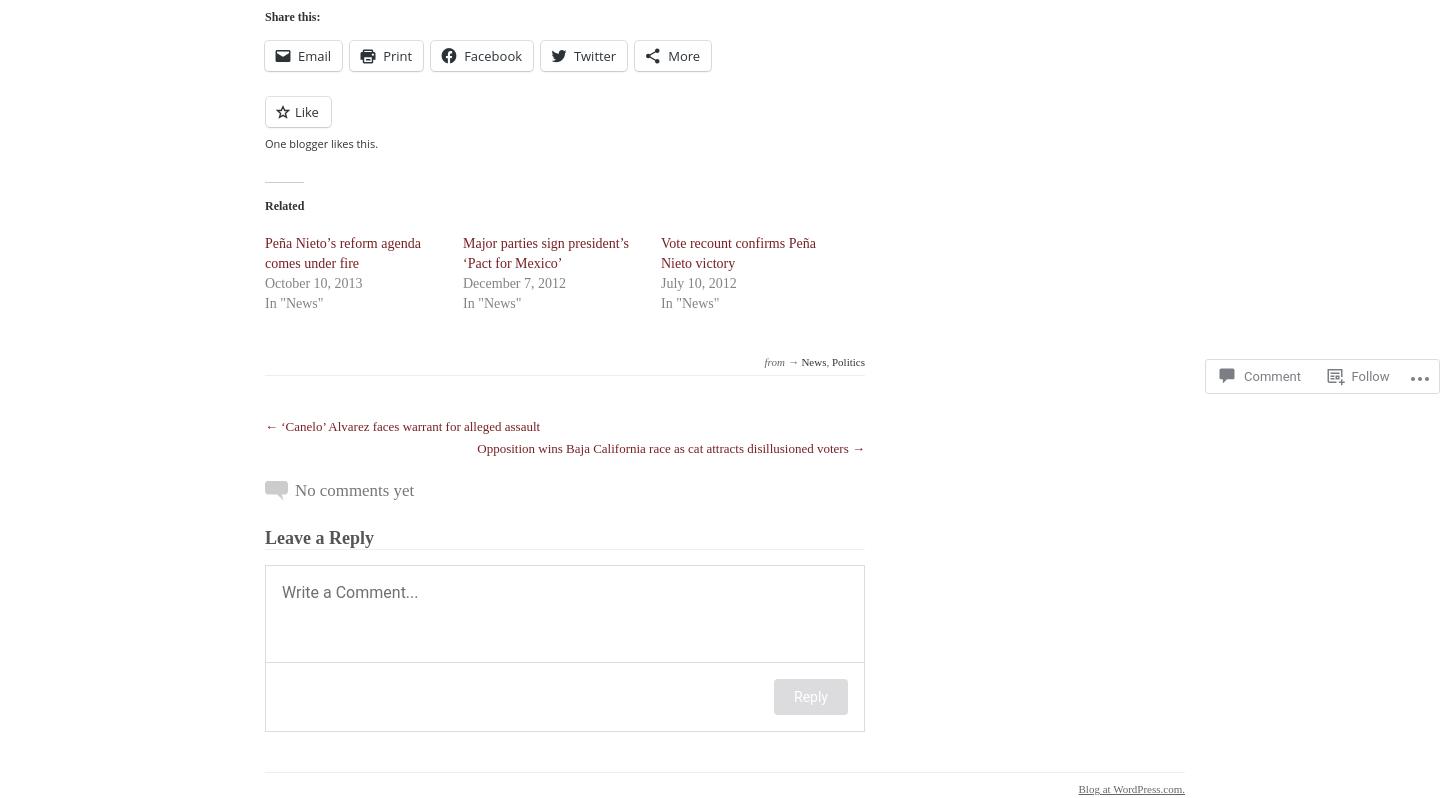 This screenshot has width=1450, height=798. I want to click on 'Email', so click(314, 56).